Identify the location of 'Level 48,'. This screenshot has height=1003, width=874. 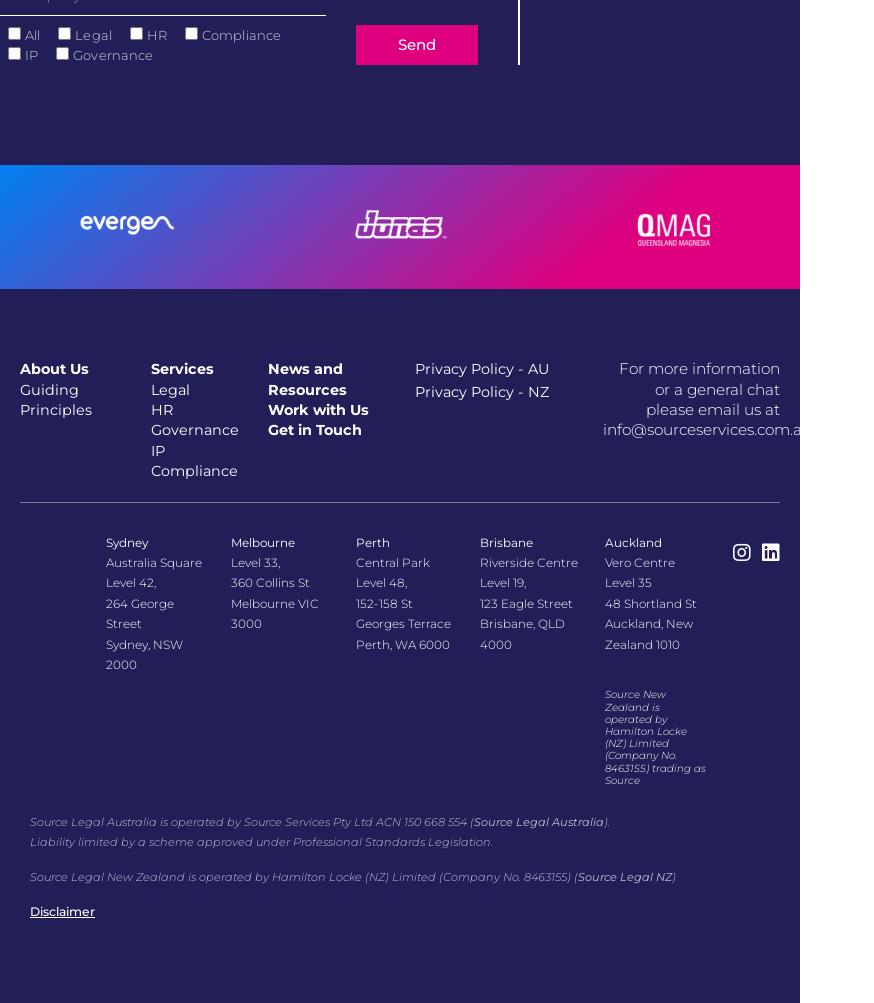
(380, 581).